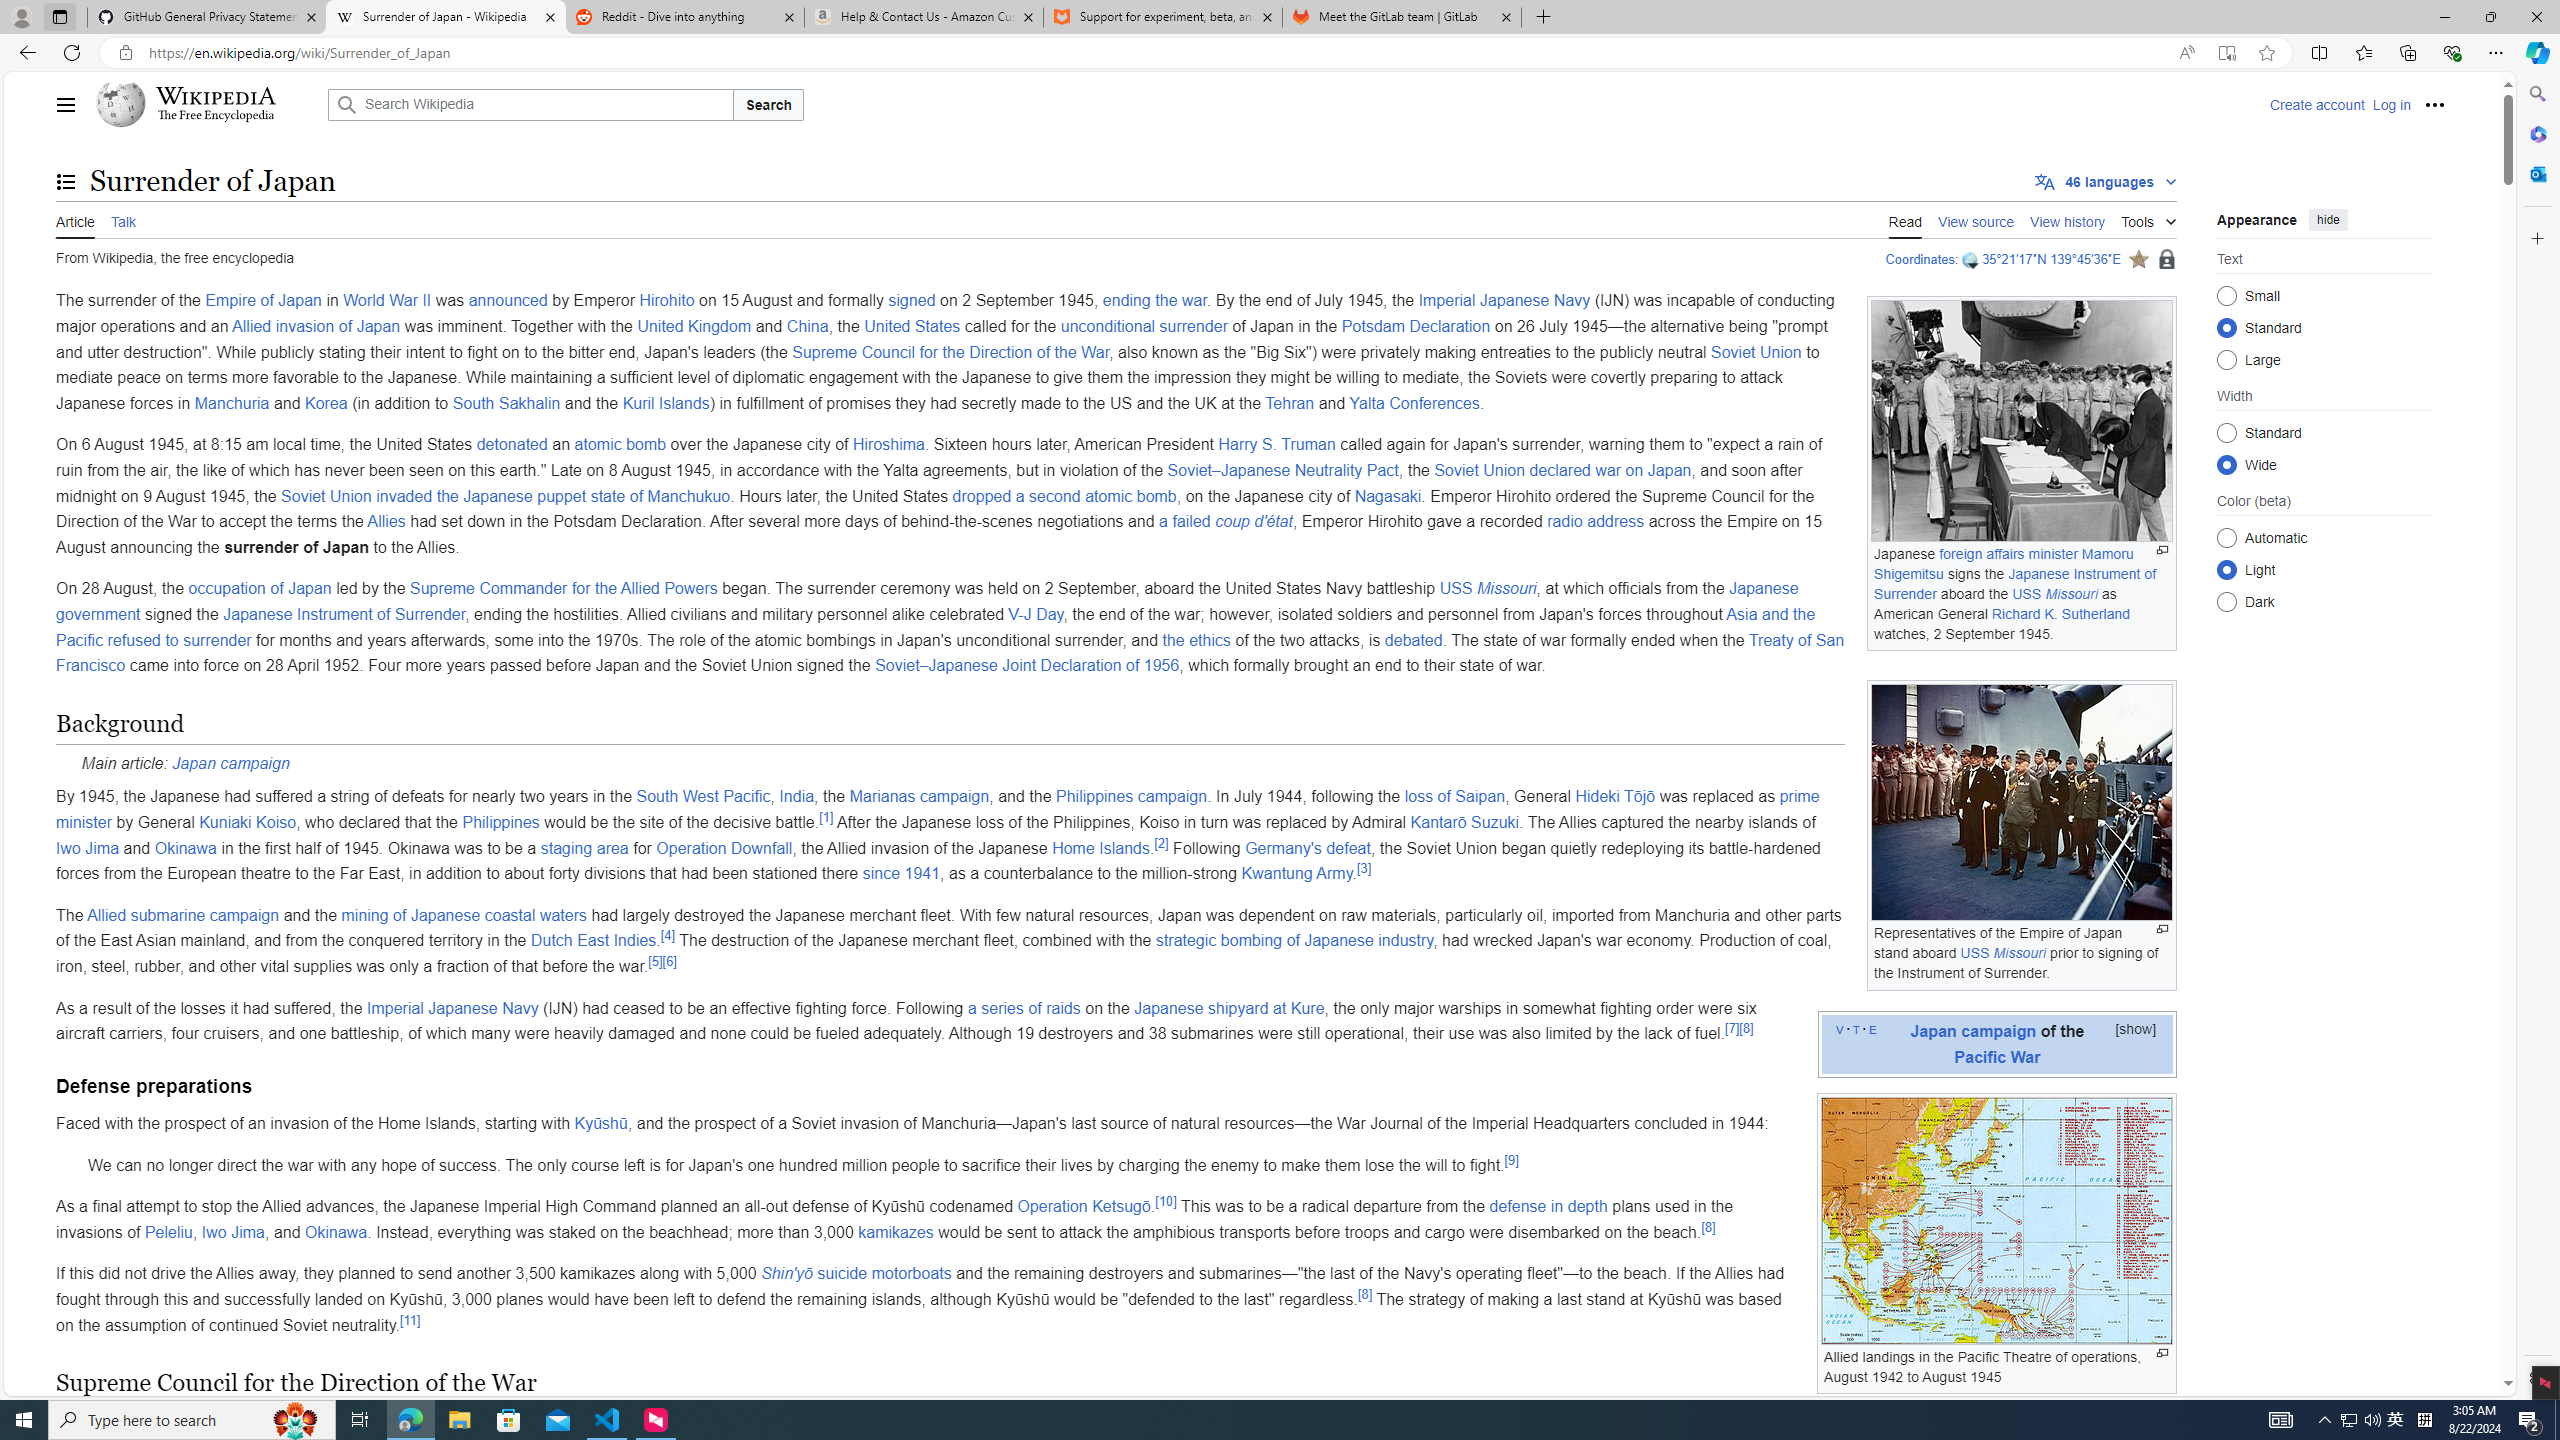  I want to click on 'prime minister', so click(937, 808).